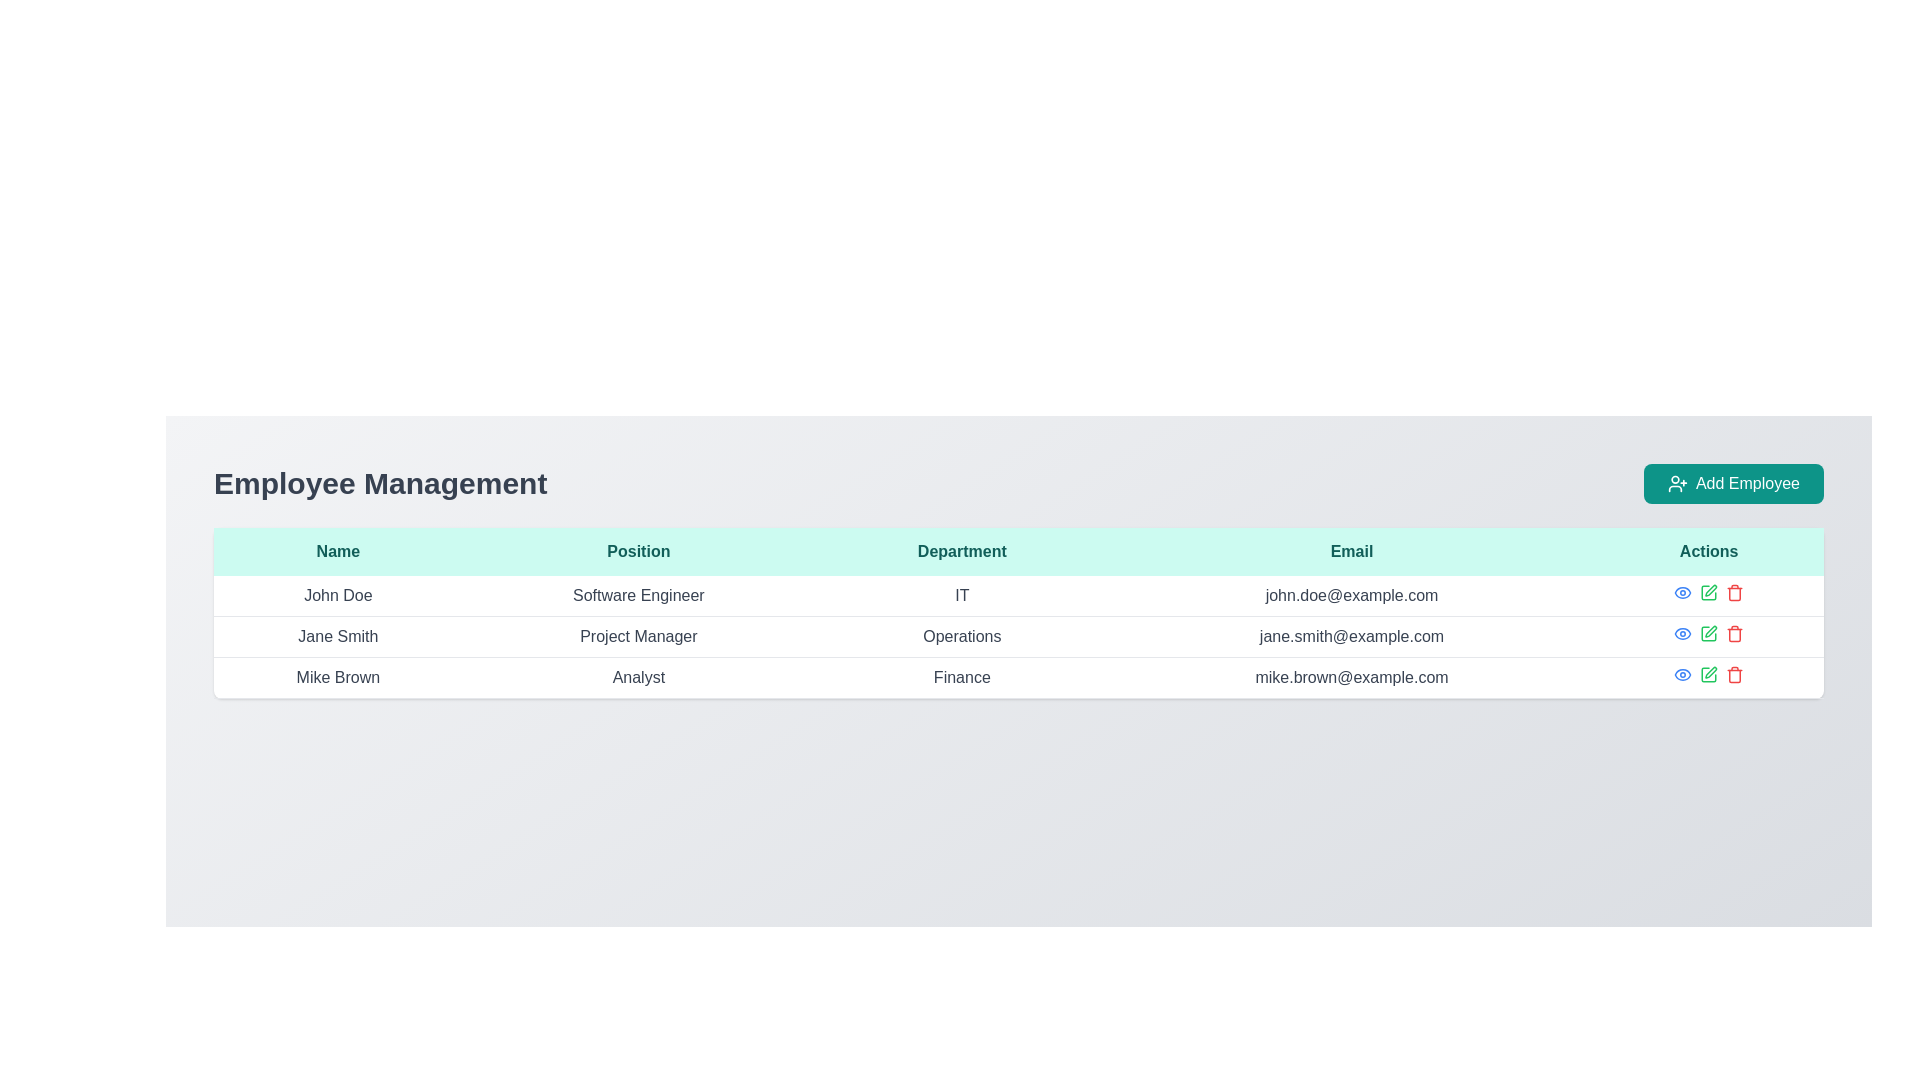 This screenshot has width=1920, height=1080. I want to click on the Data Table Row displaying information about employee 'John Doe', which includes the name, job title, department, and email, located in the 'Employee Management' section, so click(1018, 595).